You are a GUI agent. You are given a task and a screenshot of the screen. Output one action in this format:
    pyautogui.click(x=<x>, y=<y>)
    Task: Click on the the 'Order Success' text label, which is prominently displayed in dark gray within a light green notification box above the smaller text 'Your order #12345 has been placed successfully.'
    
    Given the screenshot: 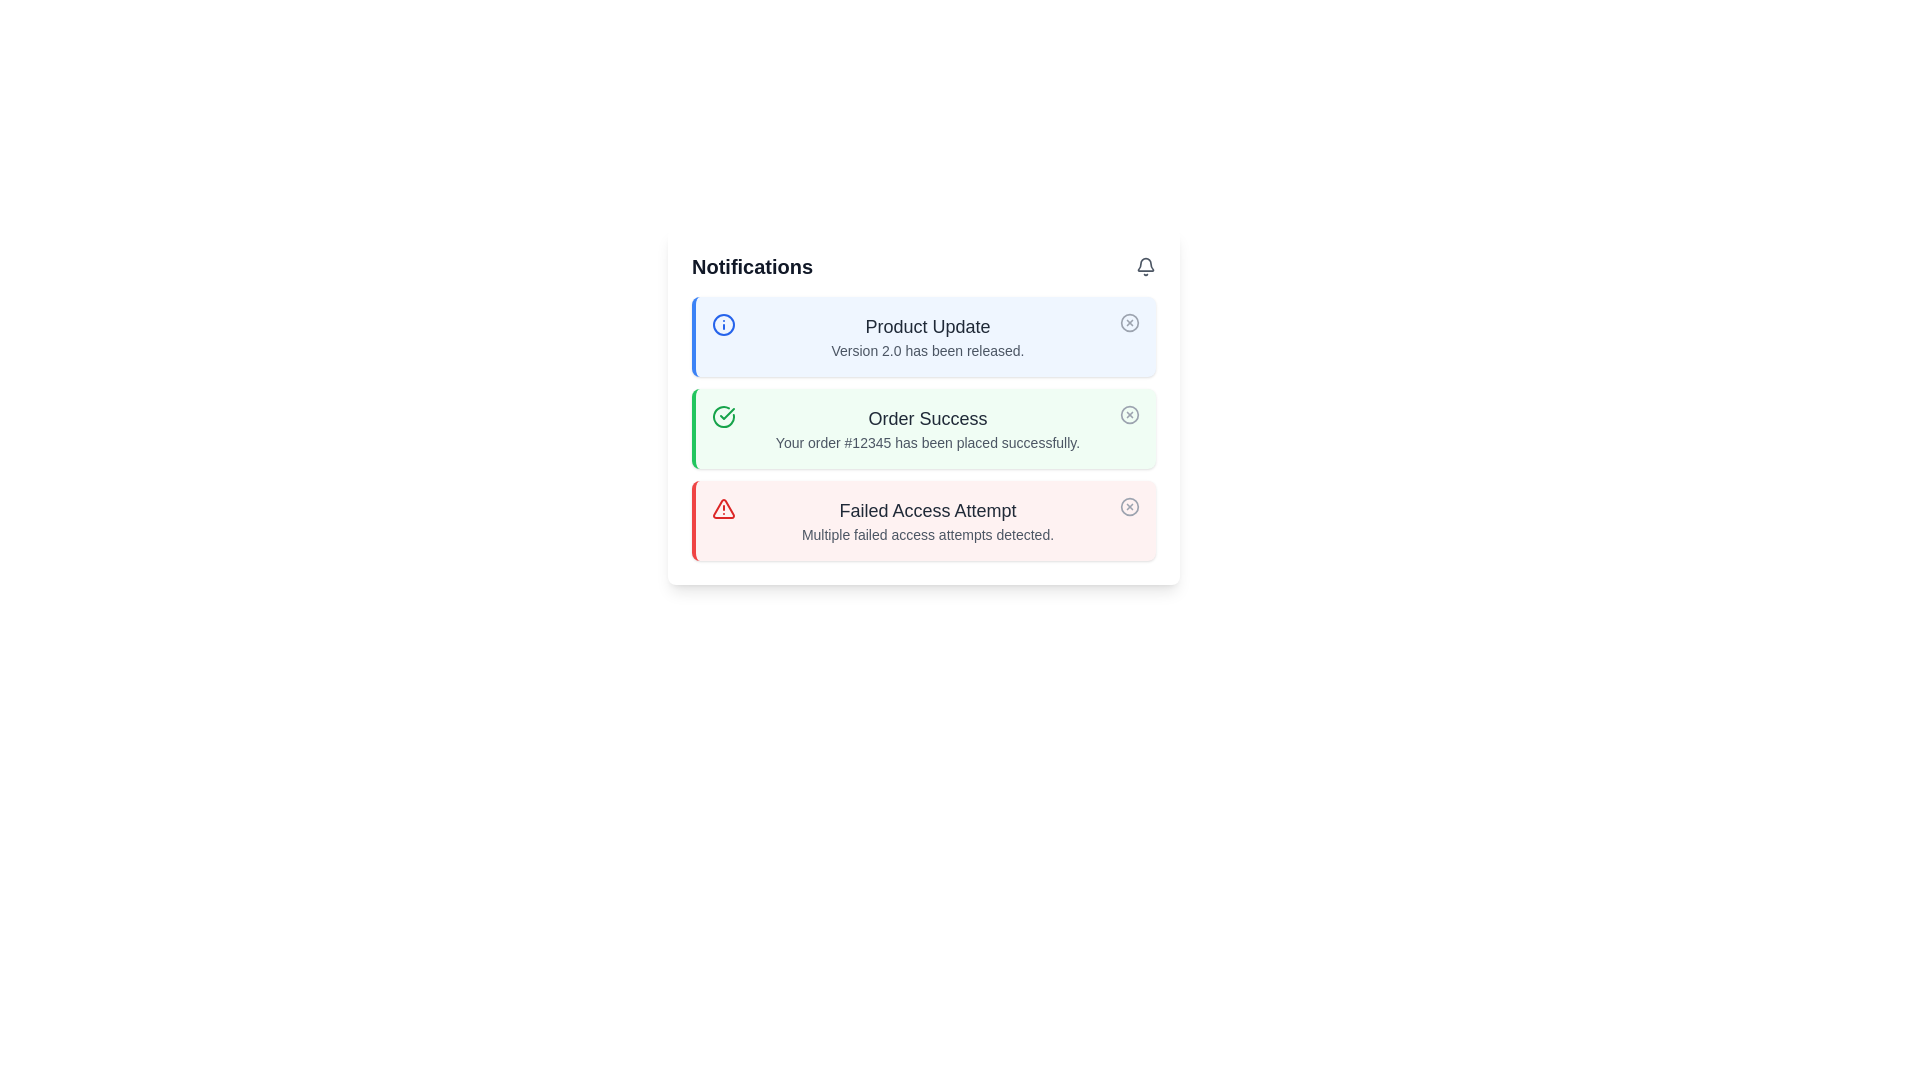 What is the action you would take?
    pyautogui.click(x=926, y=418)
    